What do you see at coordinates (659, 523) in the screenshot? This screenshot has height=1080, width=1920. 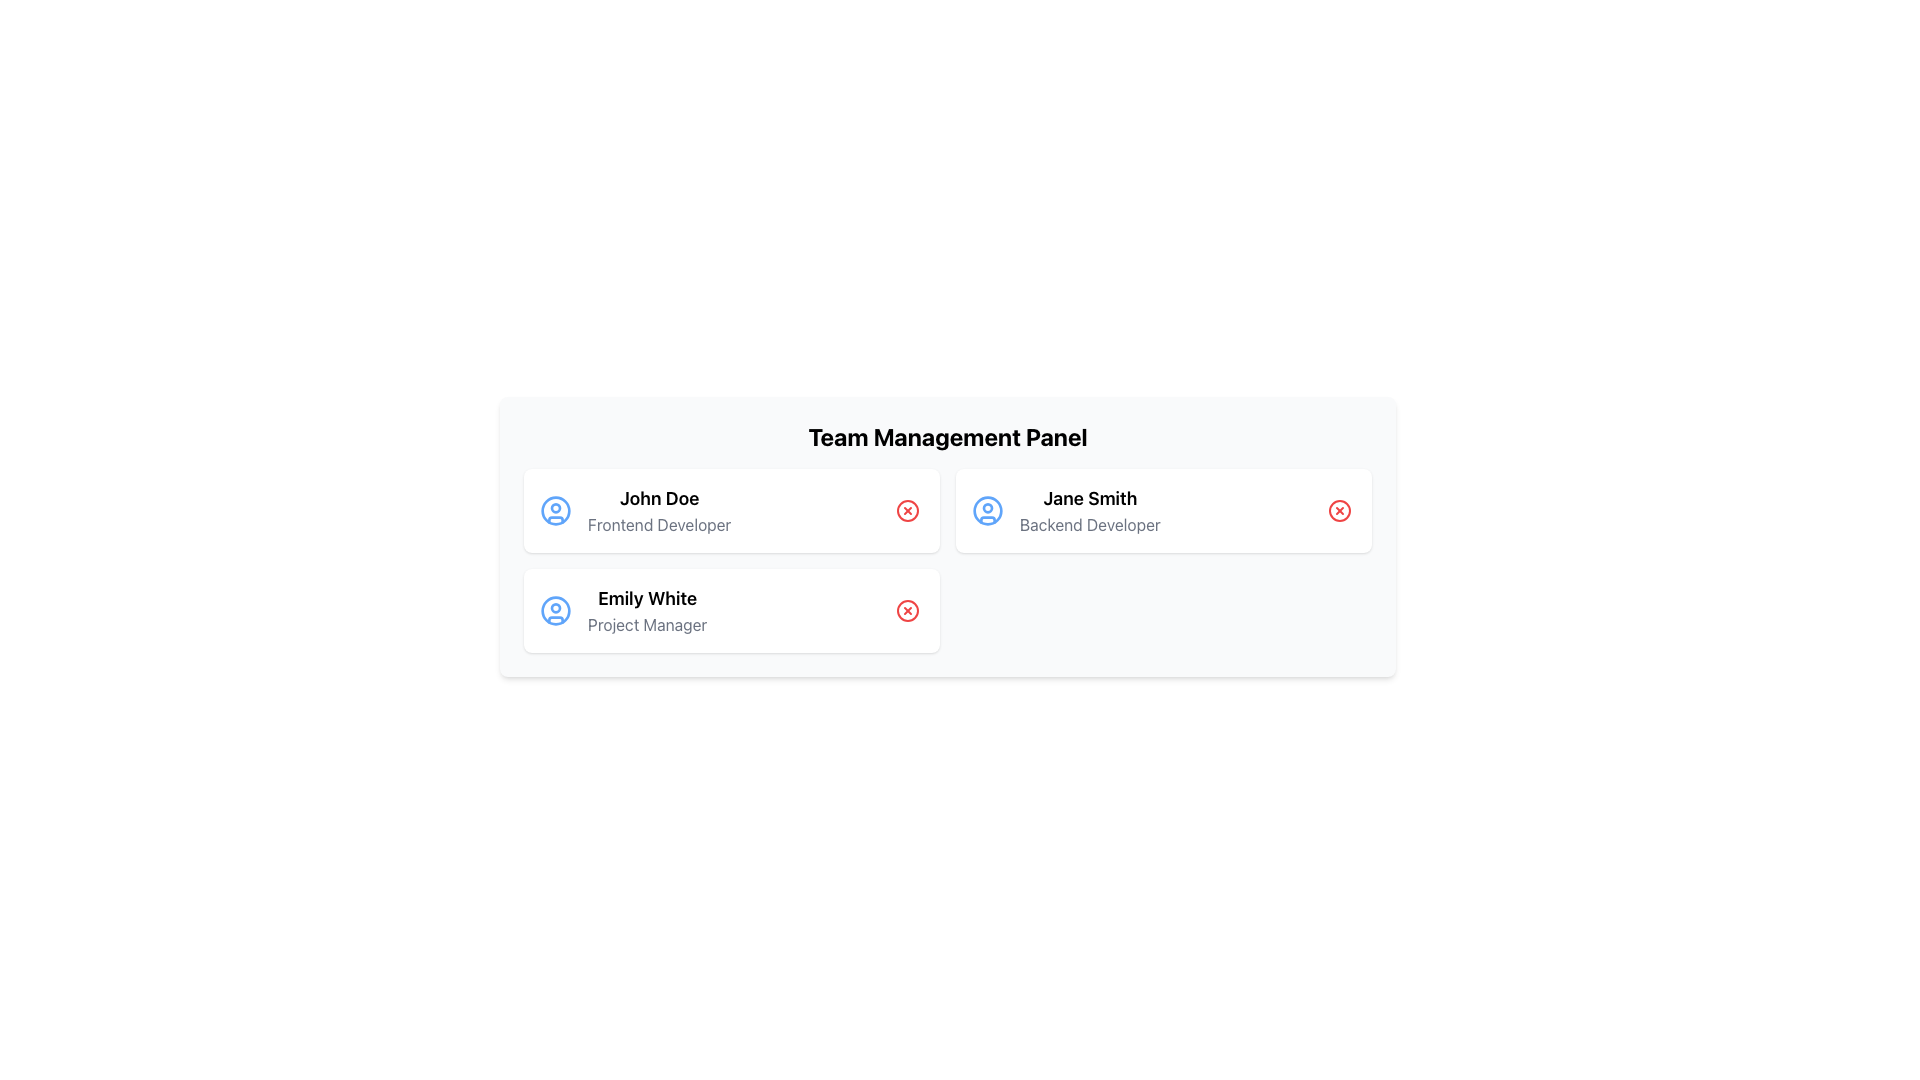 I see `the text label reading 'Frontend Developer' that is styled in gray and positioned below 'John Doe' in the profile card` at bounding box center [659, 523].